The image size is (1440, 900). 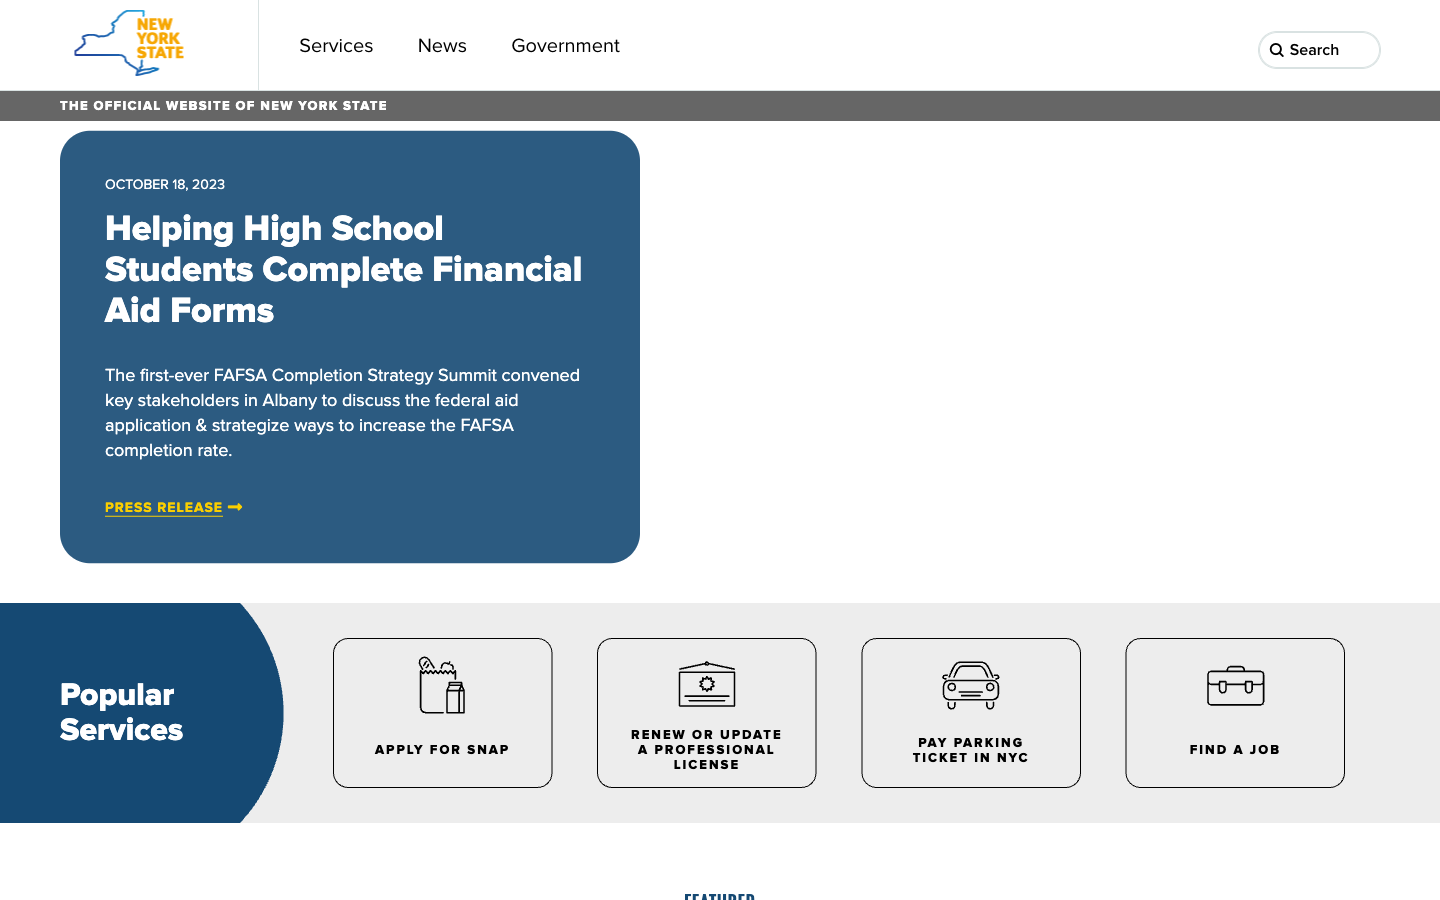 What do you see at coordinates (442, 44) in the screenshot?
I see `Progress towards the news section page` at bounding box center [442, 44].